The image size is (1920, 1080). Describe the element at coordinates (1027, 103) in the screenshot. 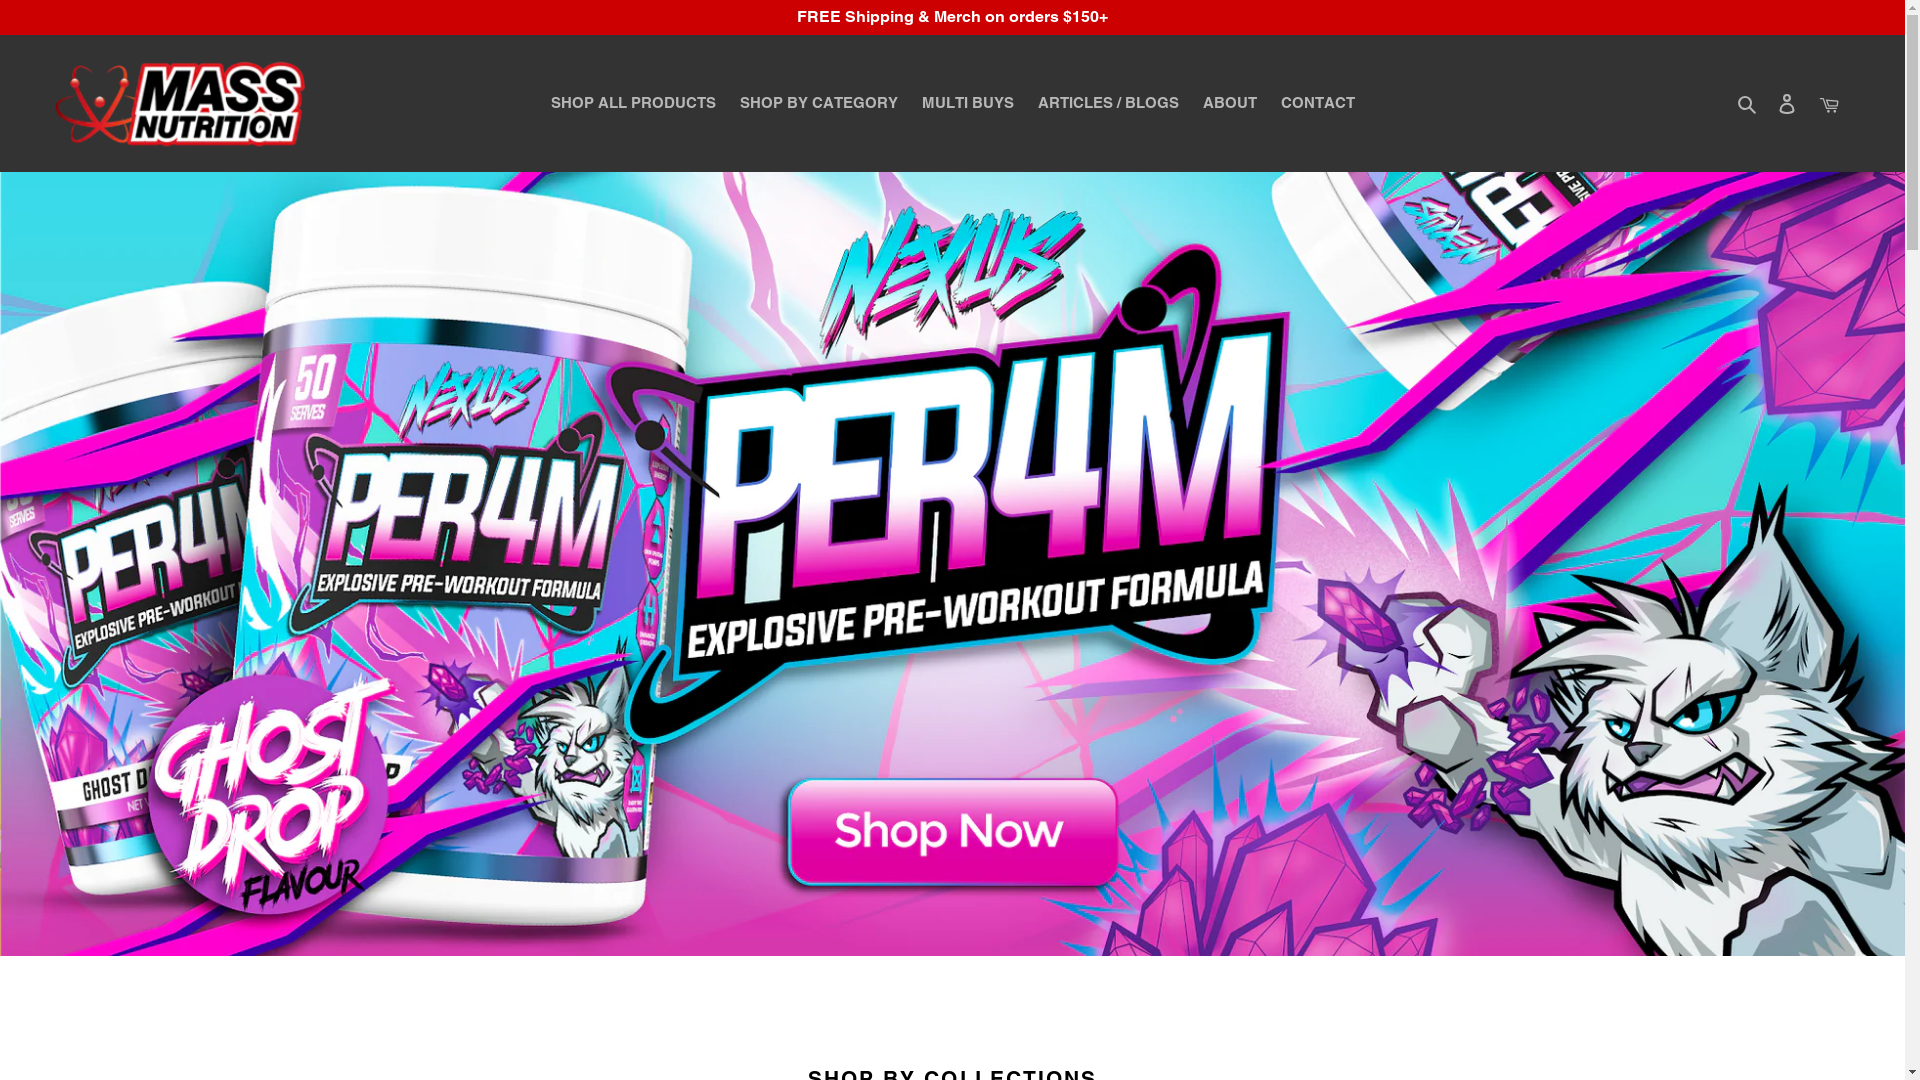

I see `'ARTICLES / BLOGS'` at that location.